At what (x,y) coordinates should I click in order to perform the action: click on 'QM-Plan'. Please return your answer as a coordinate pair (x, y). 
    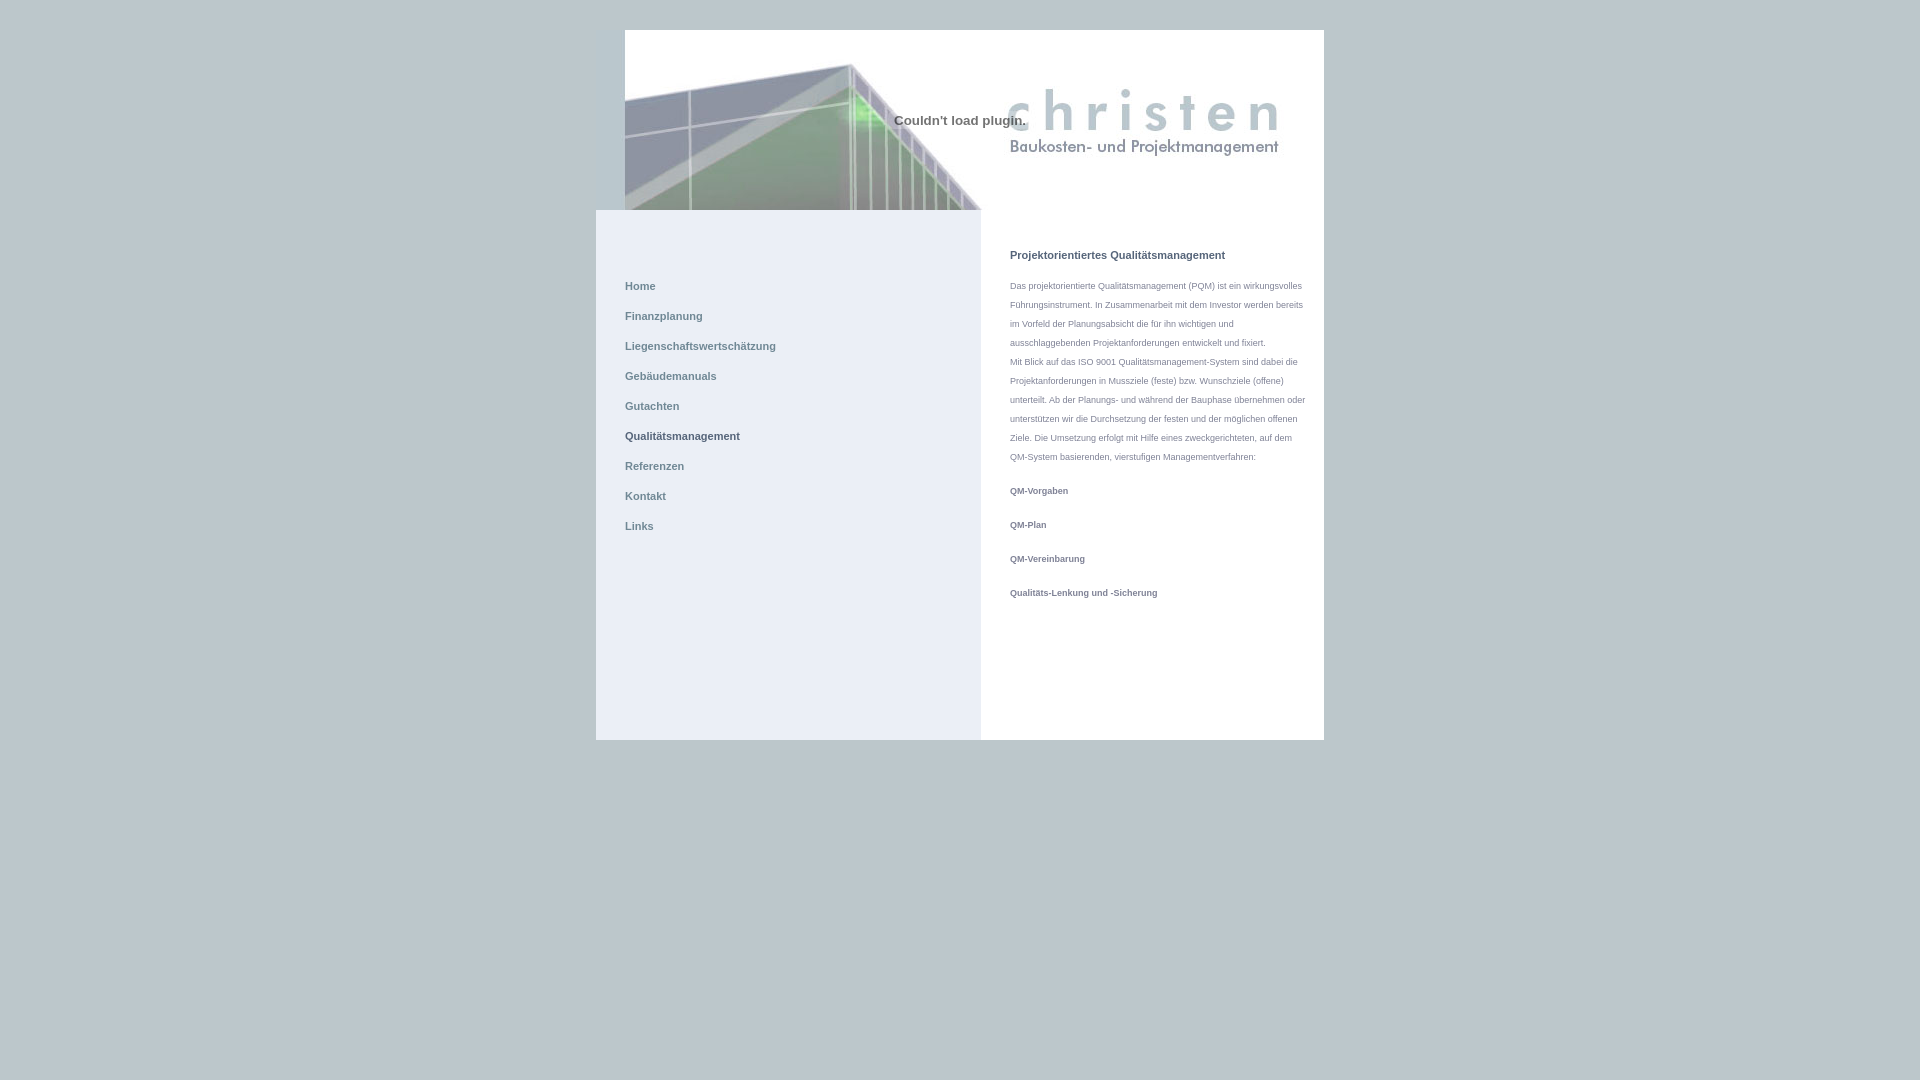
    Looking at the image, I should click on (1028, 523).